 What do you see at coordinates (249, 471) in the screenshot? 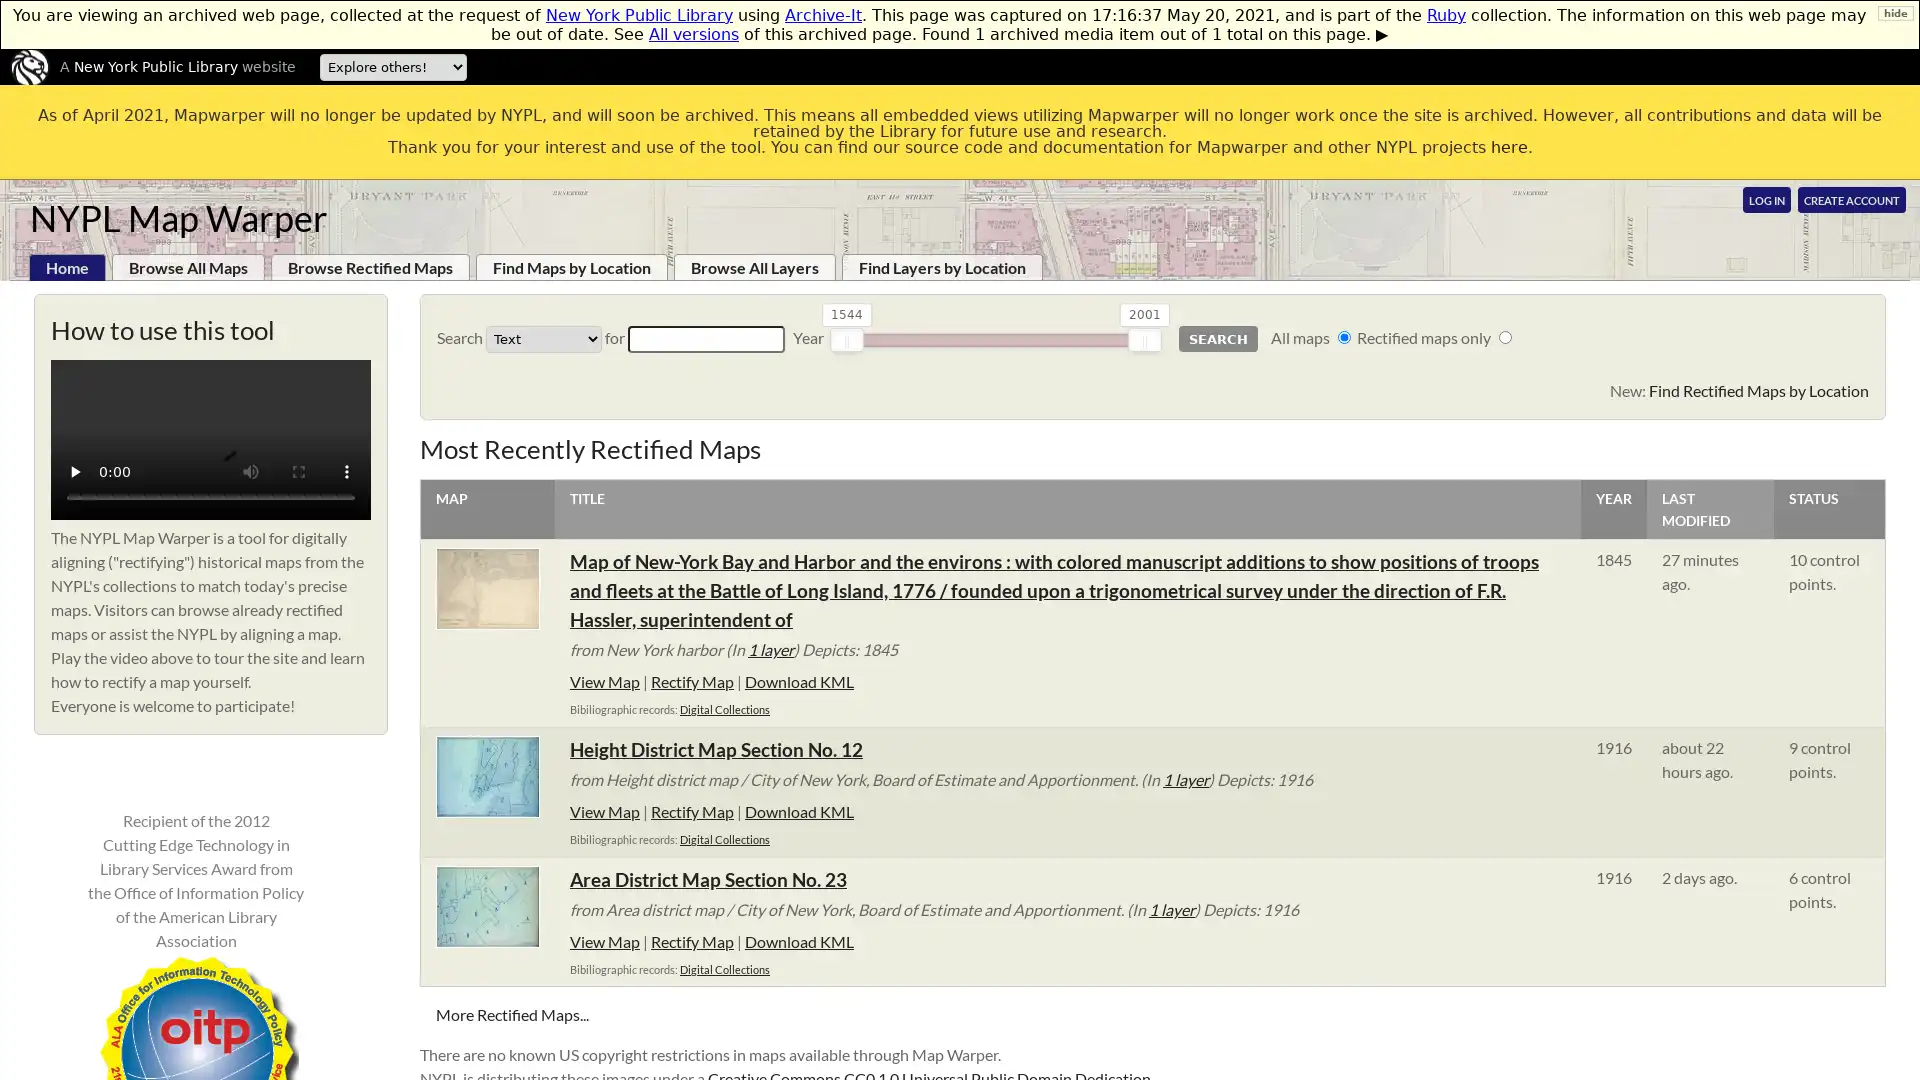
I see `mute` at bounding box center [249, 471].